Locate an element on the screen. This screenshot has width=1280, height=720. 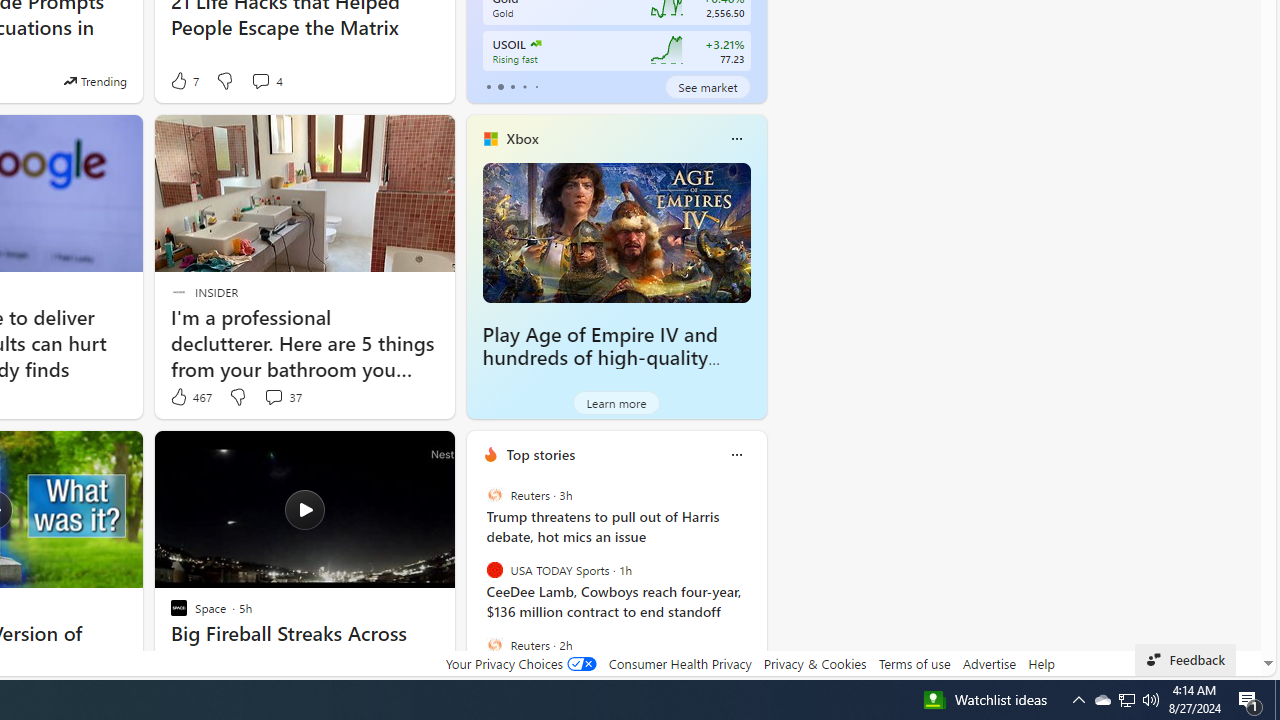
'Help' is located at coordinates (1040, 663).